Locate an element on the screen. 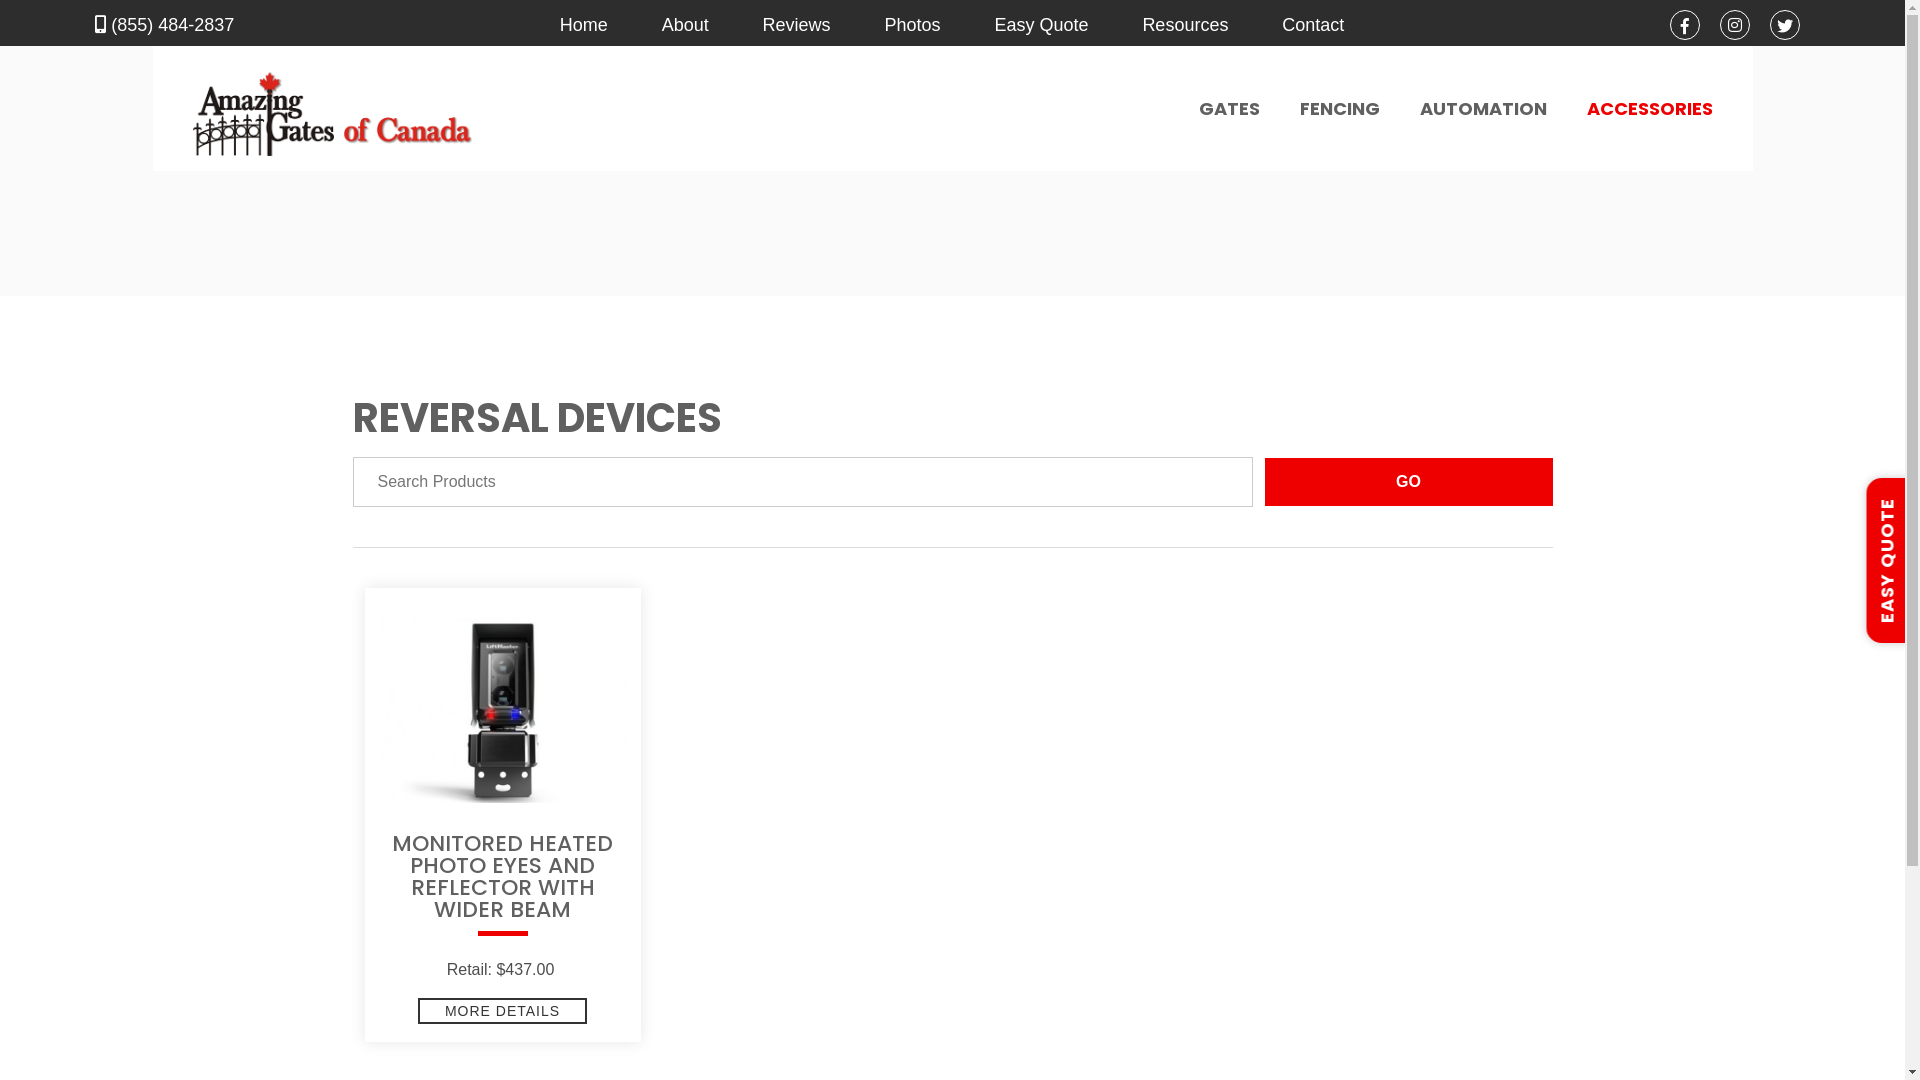 The height and width of the screenshot is (1080, 1920). 'MORE DETAILS' is located at coordinates (502, 1010).